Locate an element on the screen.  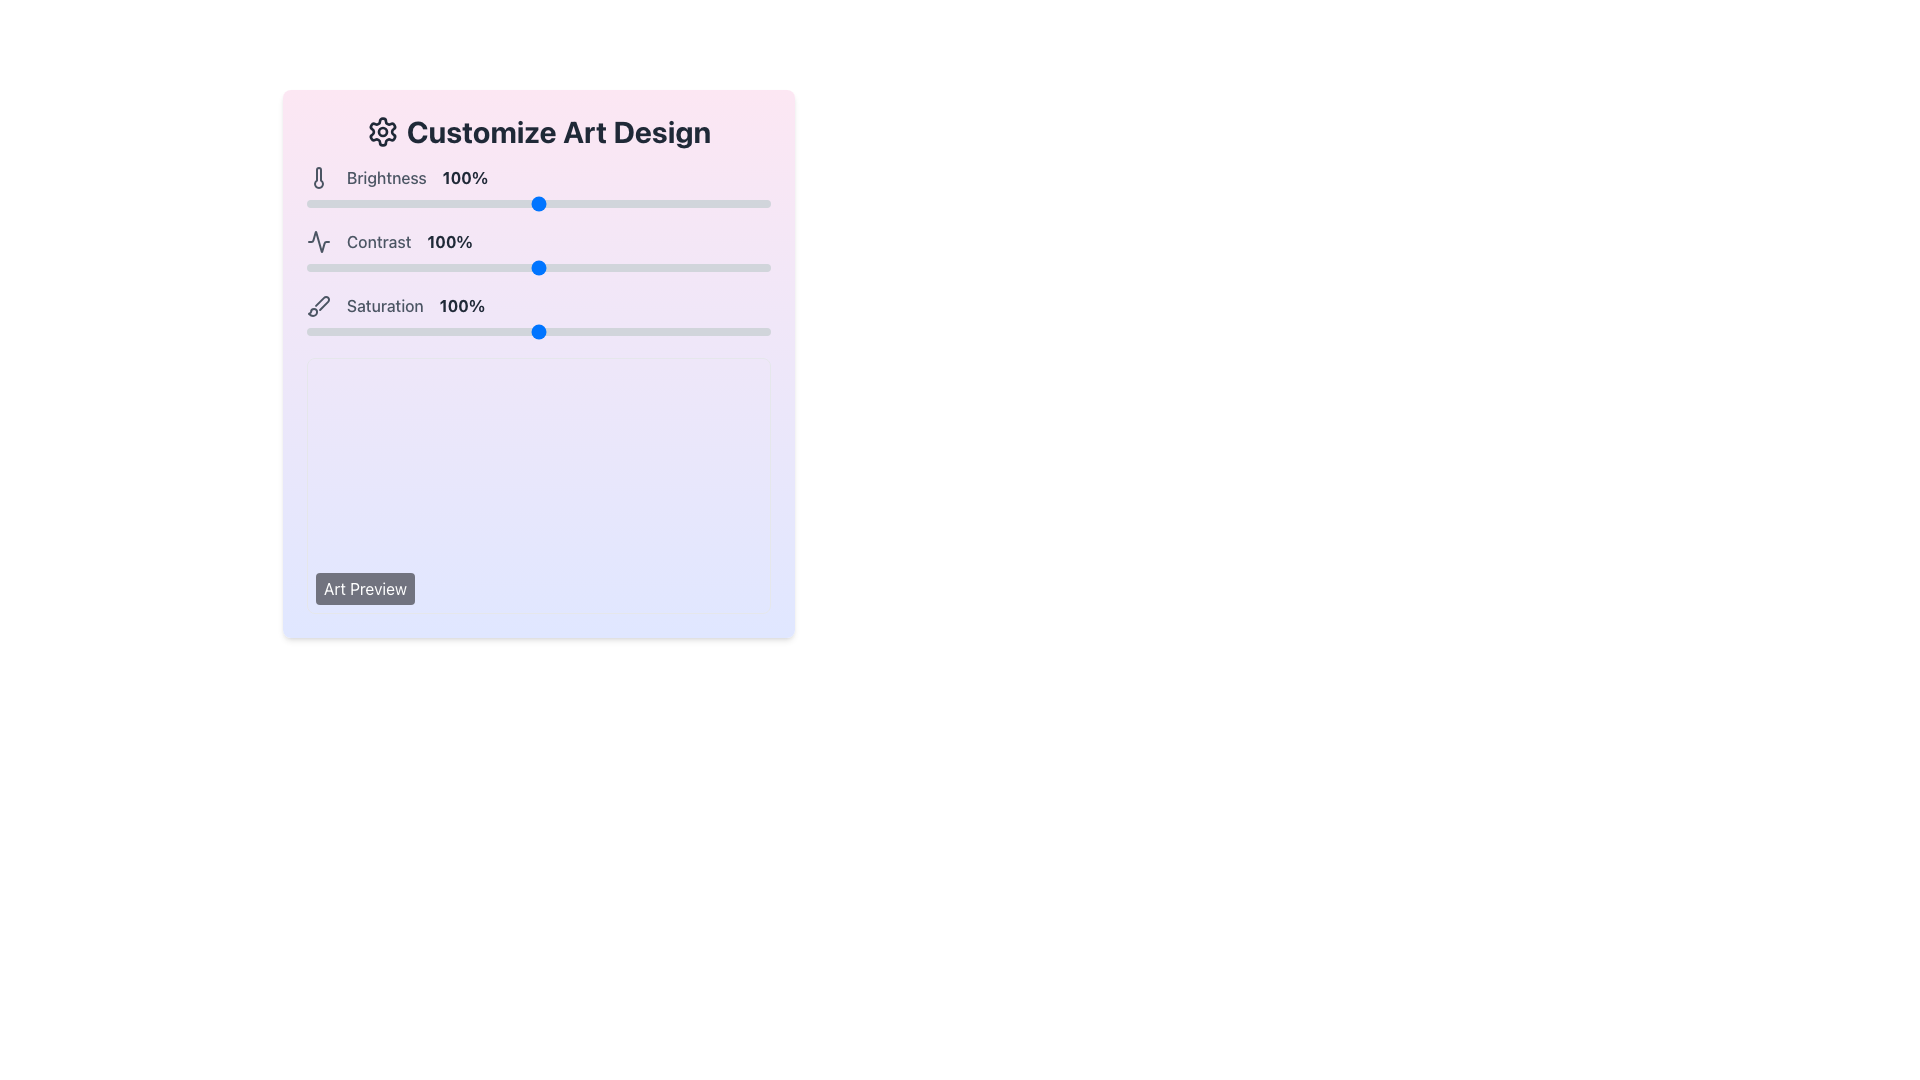
the contrast level is located at coordinates (598, 266).